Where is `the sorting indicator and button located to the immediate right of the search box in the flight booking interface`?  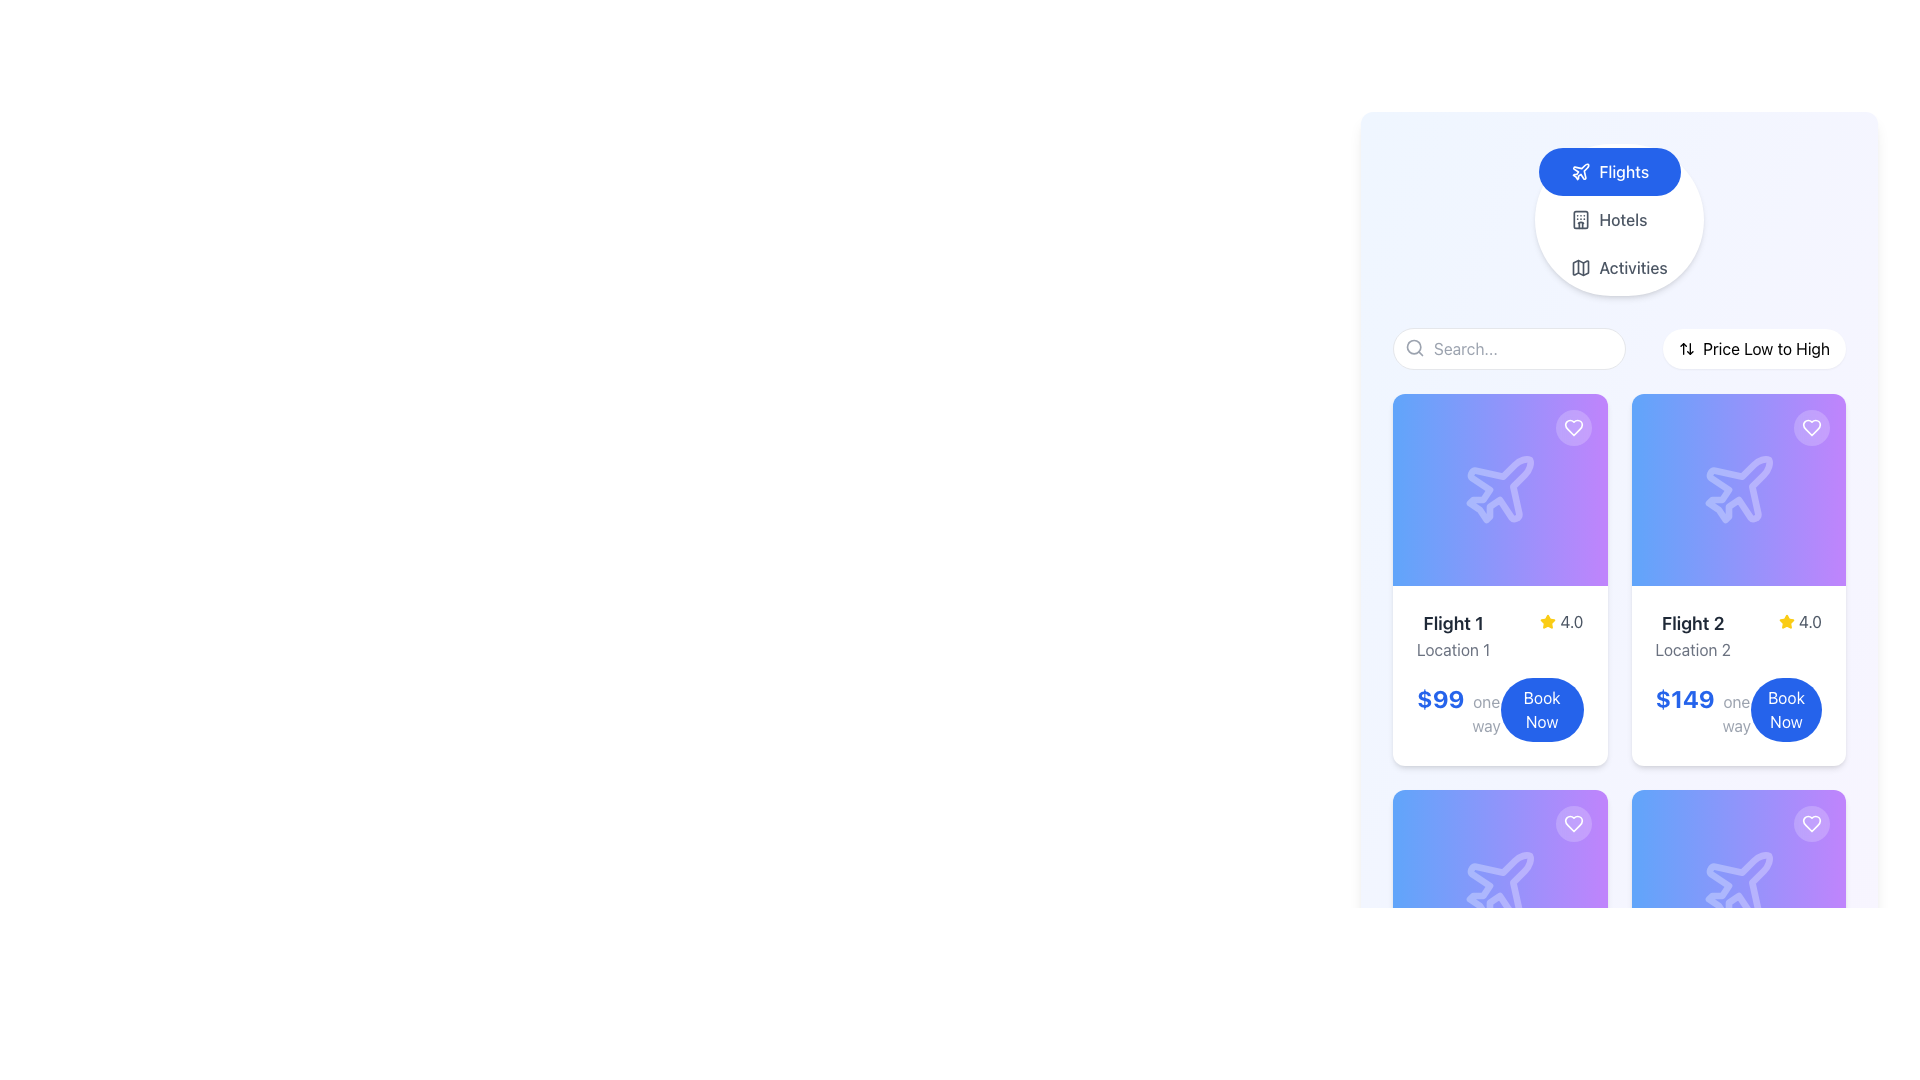 the sorting indicator and button located to the immediate right of the search box in the flight booking interface is located at coordinates (1619, 347).